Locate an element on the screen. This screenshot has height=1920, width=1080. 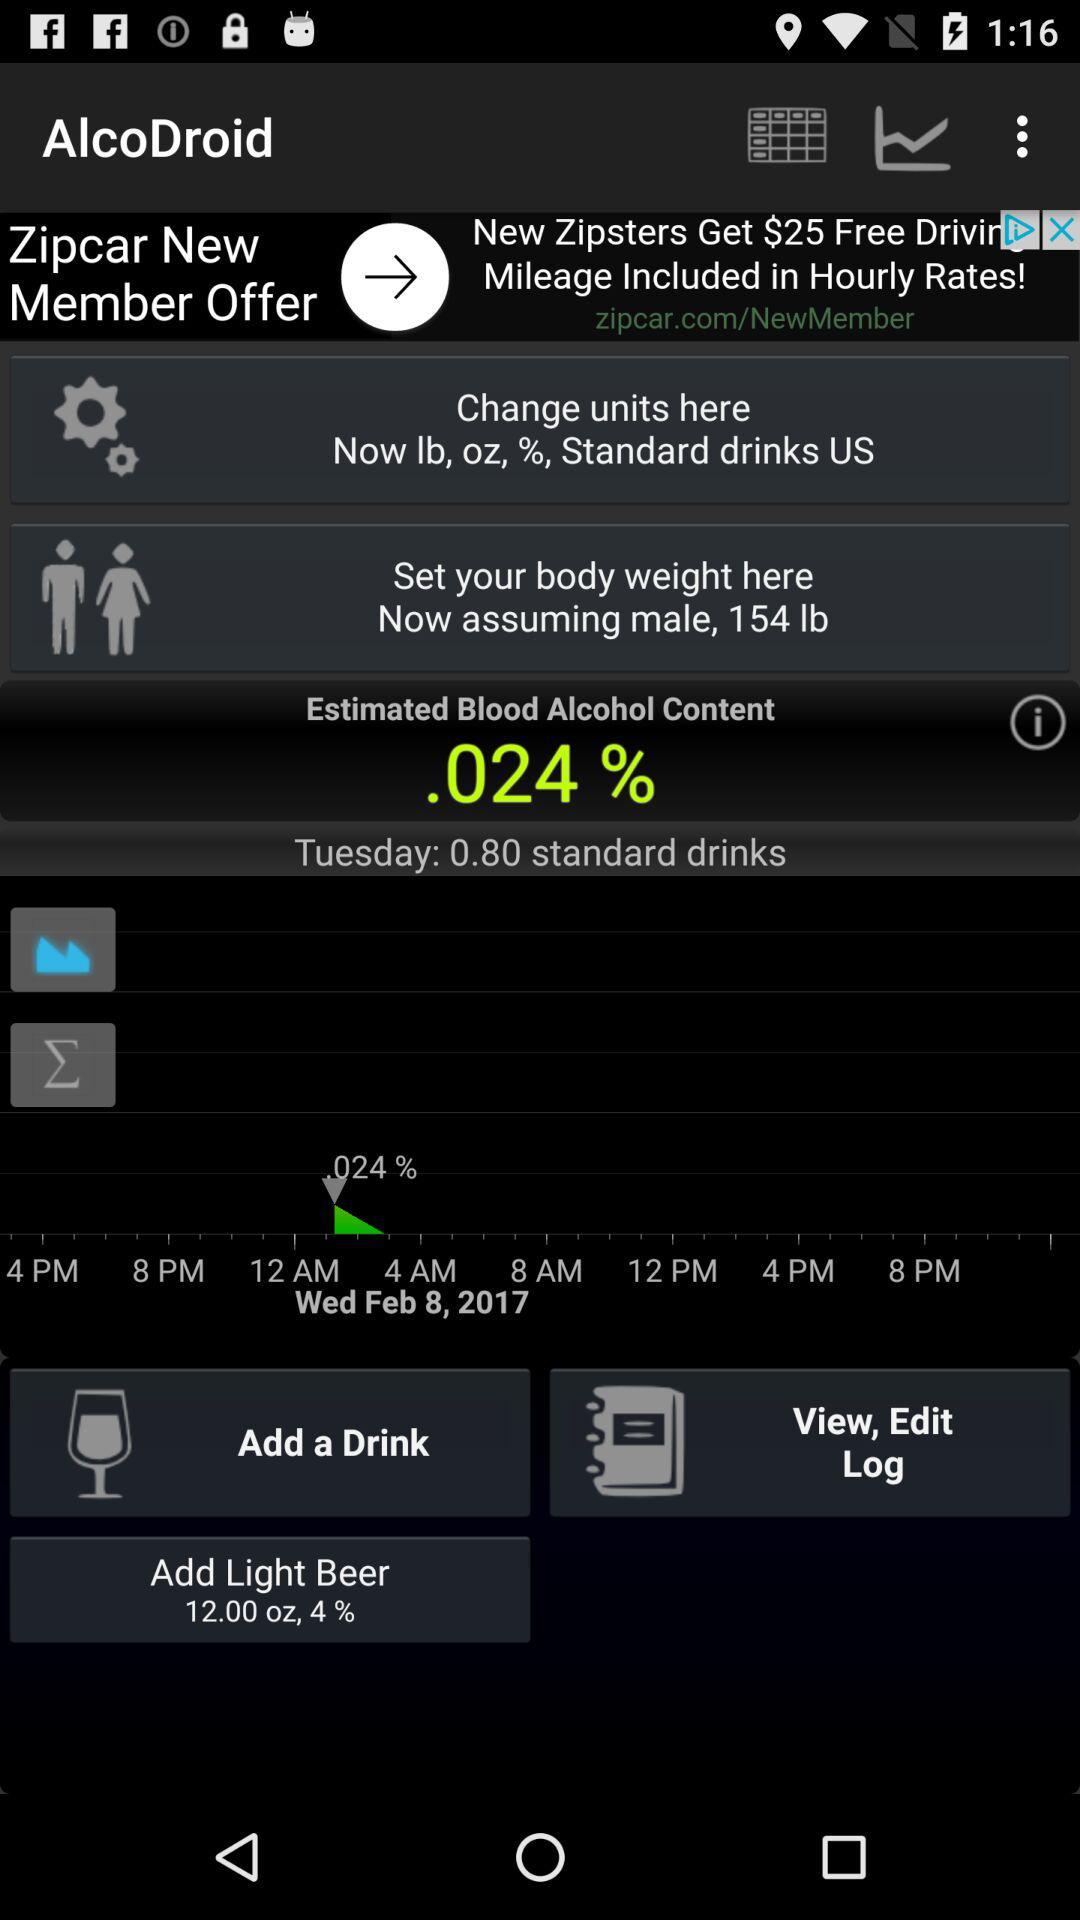
advertisement is located at coordinates (540, 274).